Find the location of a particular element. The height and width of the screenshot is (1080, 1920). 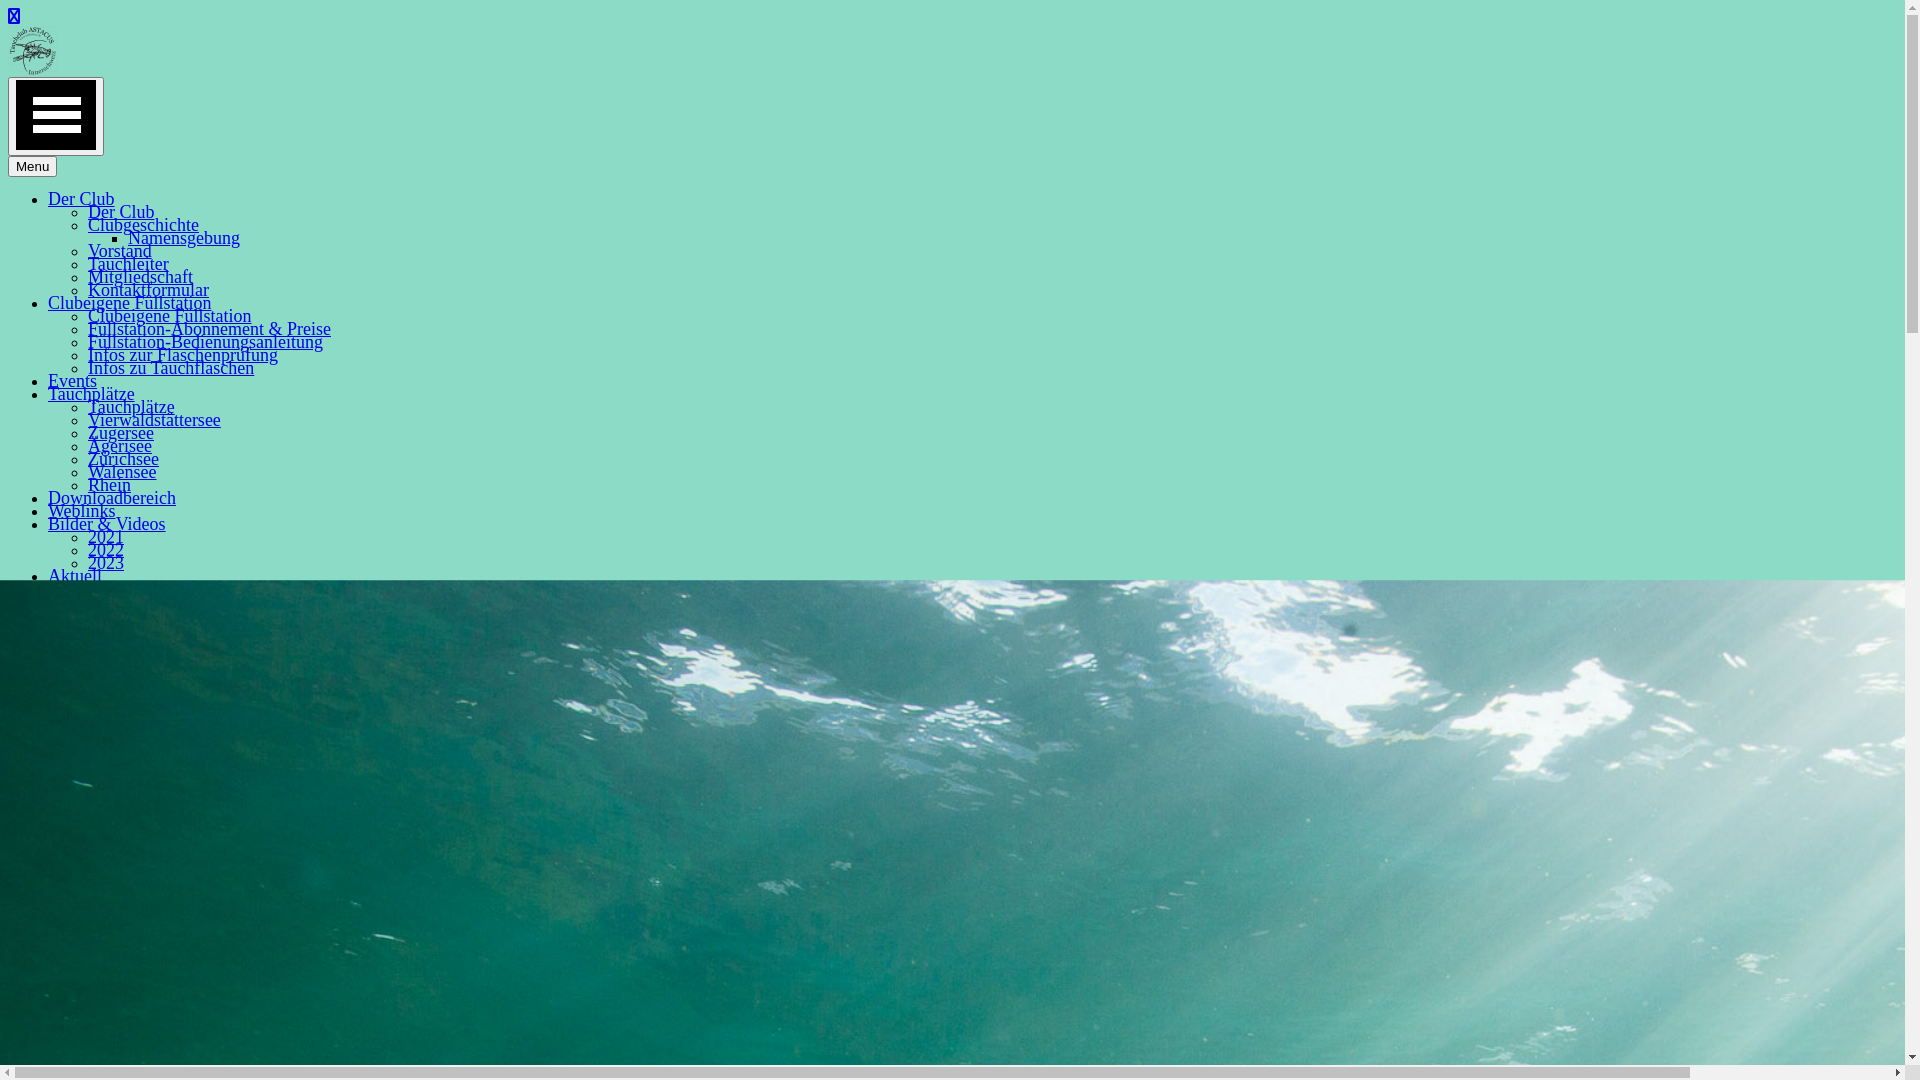

'Infos zu Tauchflaschen' is located at coordinates (86, 367).